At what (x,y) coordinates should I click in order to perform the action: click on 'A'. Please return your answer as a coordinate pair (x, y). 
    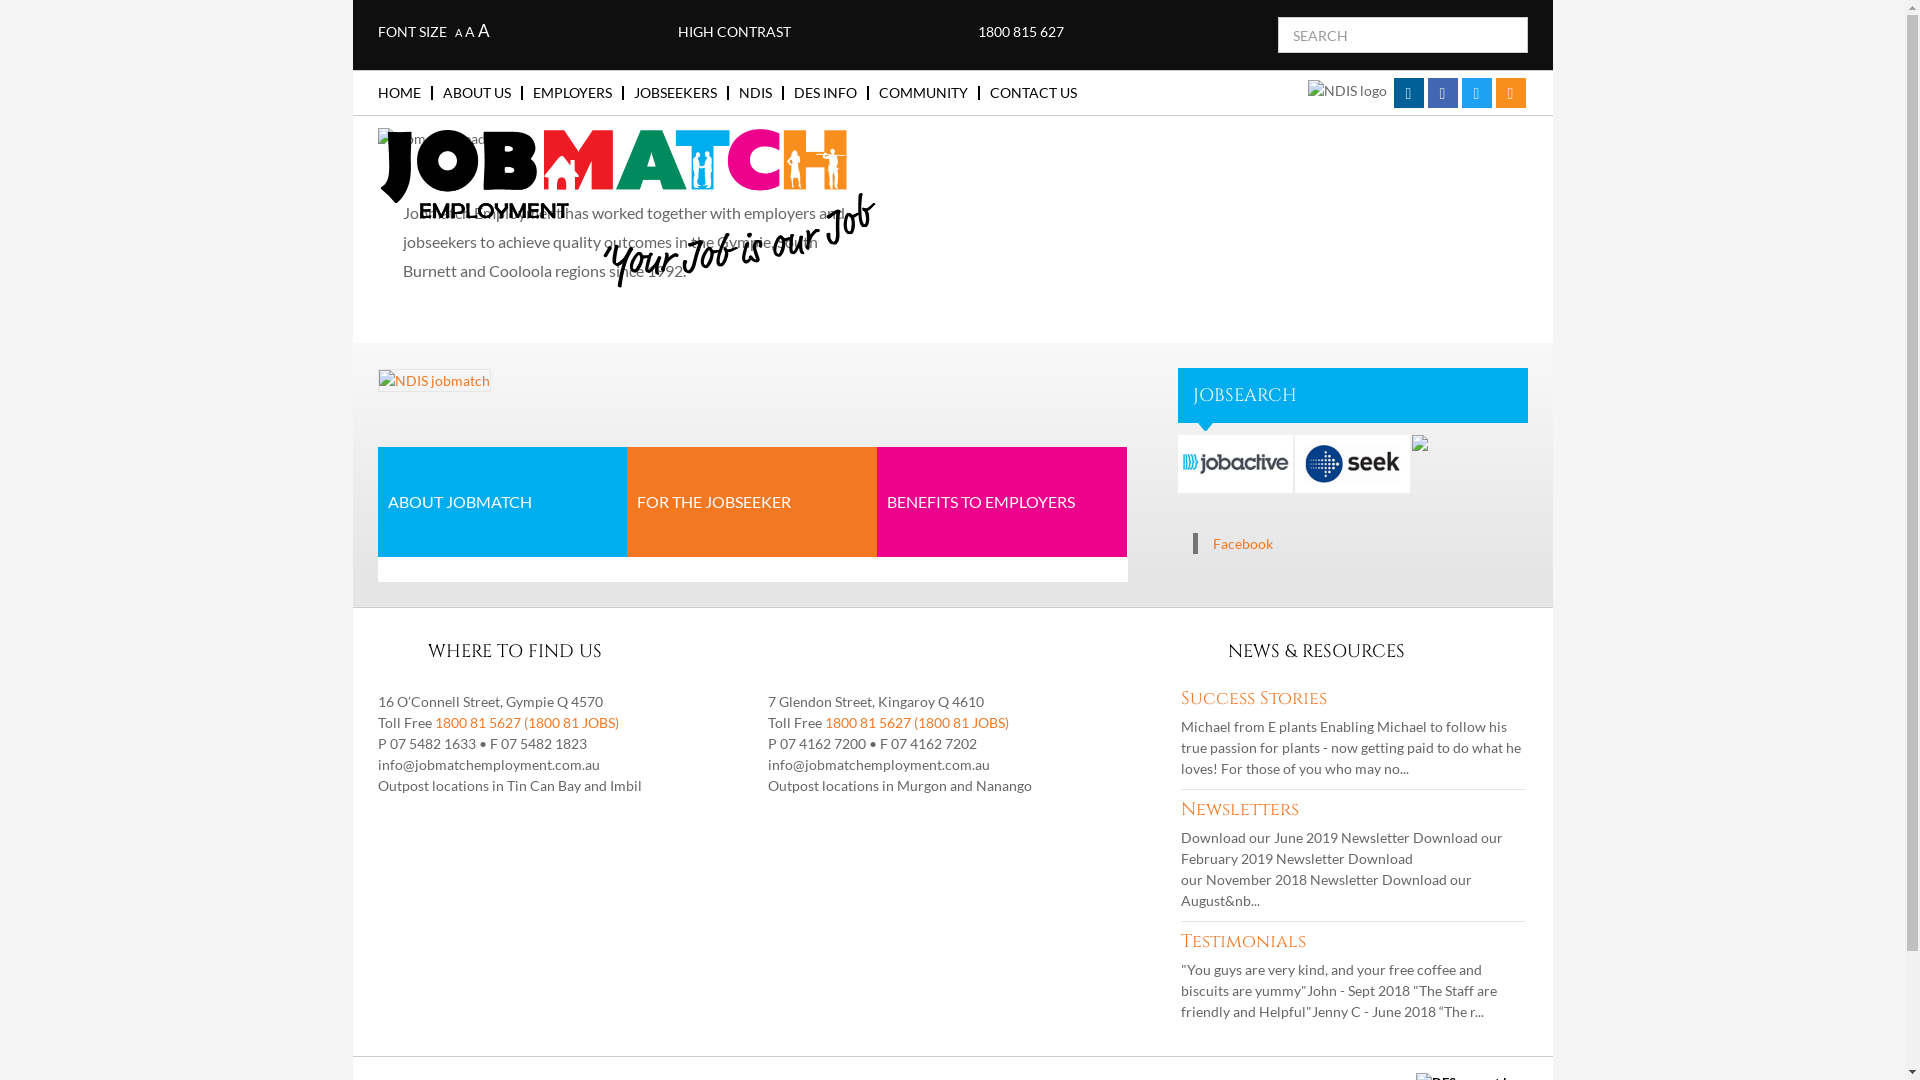
    Looking at the image, I should click on (456, 32).